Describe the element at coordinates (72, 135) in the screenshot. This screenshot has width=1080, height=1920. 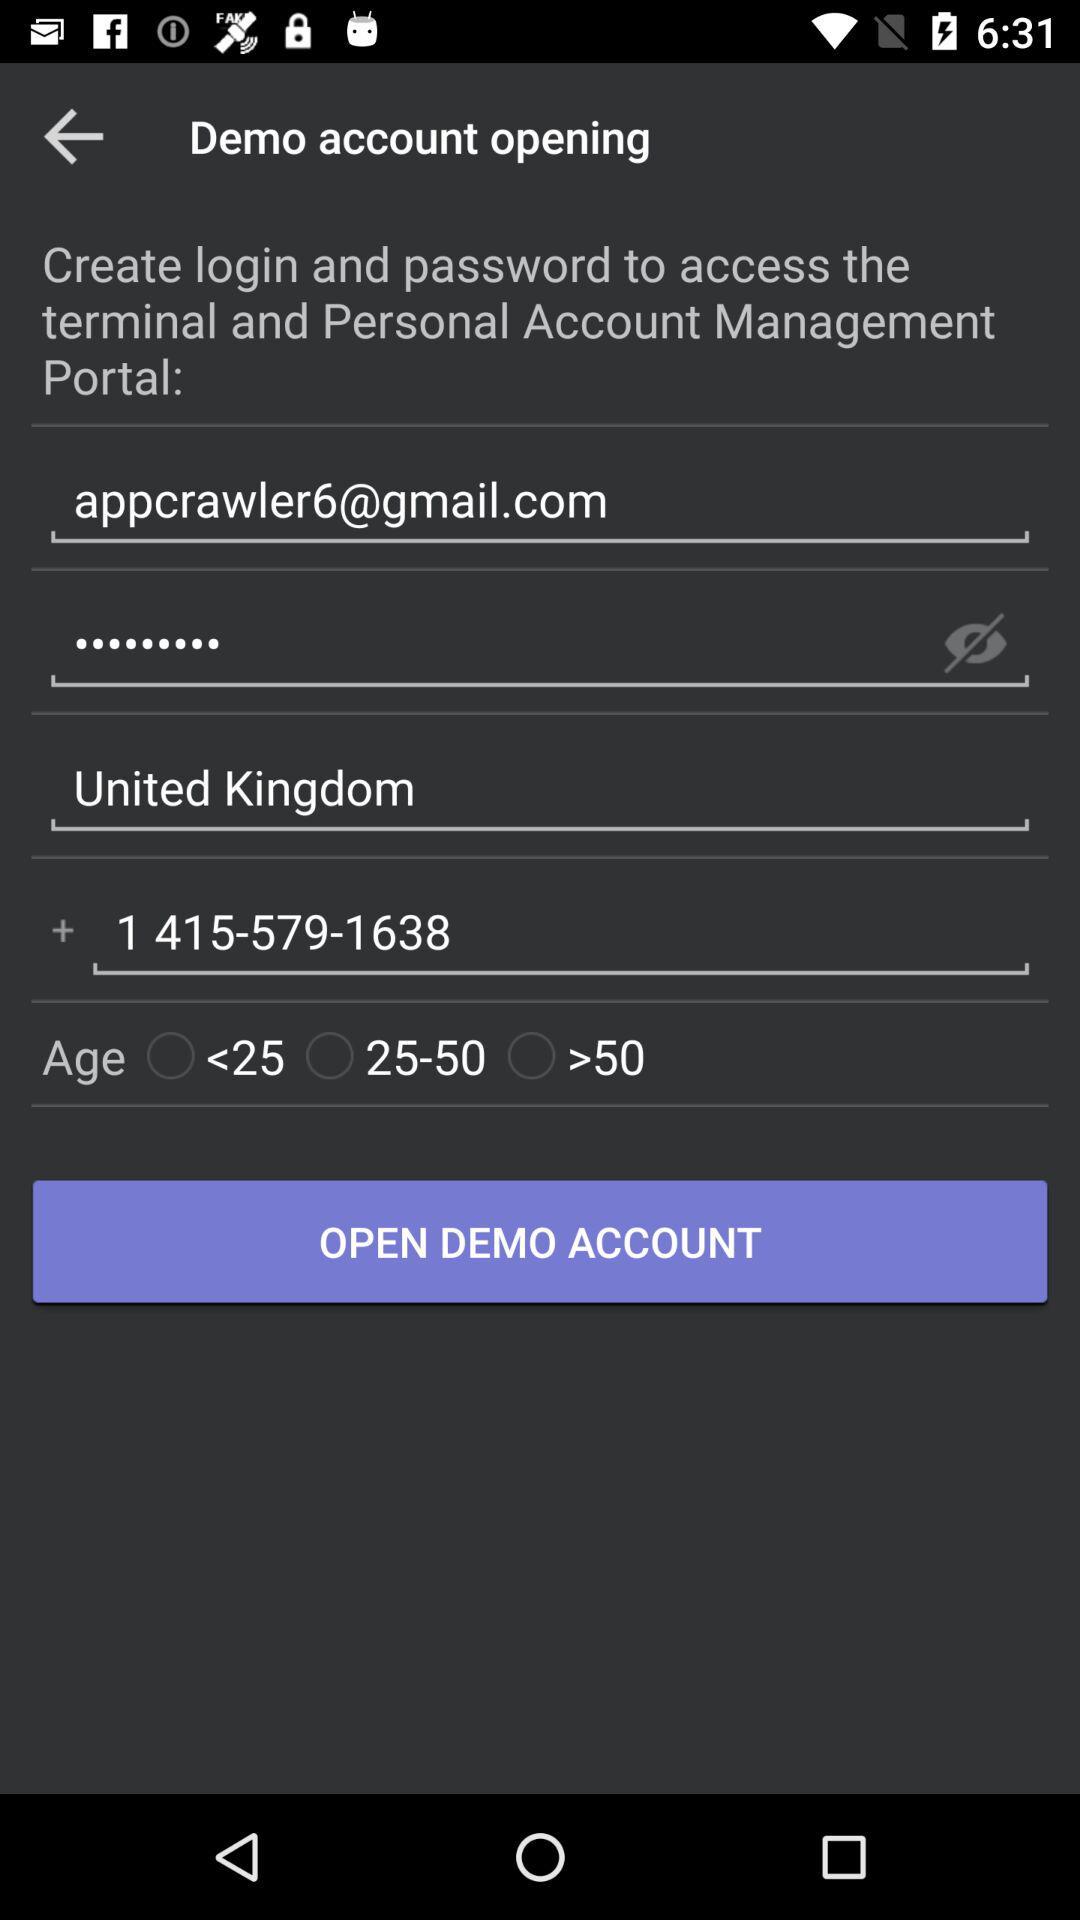
I see `go back` at that location.